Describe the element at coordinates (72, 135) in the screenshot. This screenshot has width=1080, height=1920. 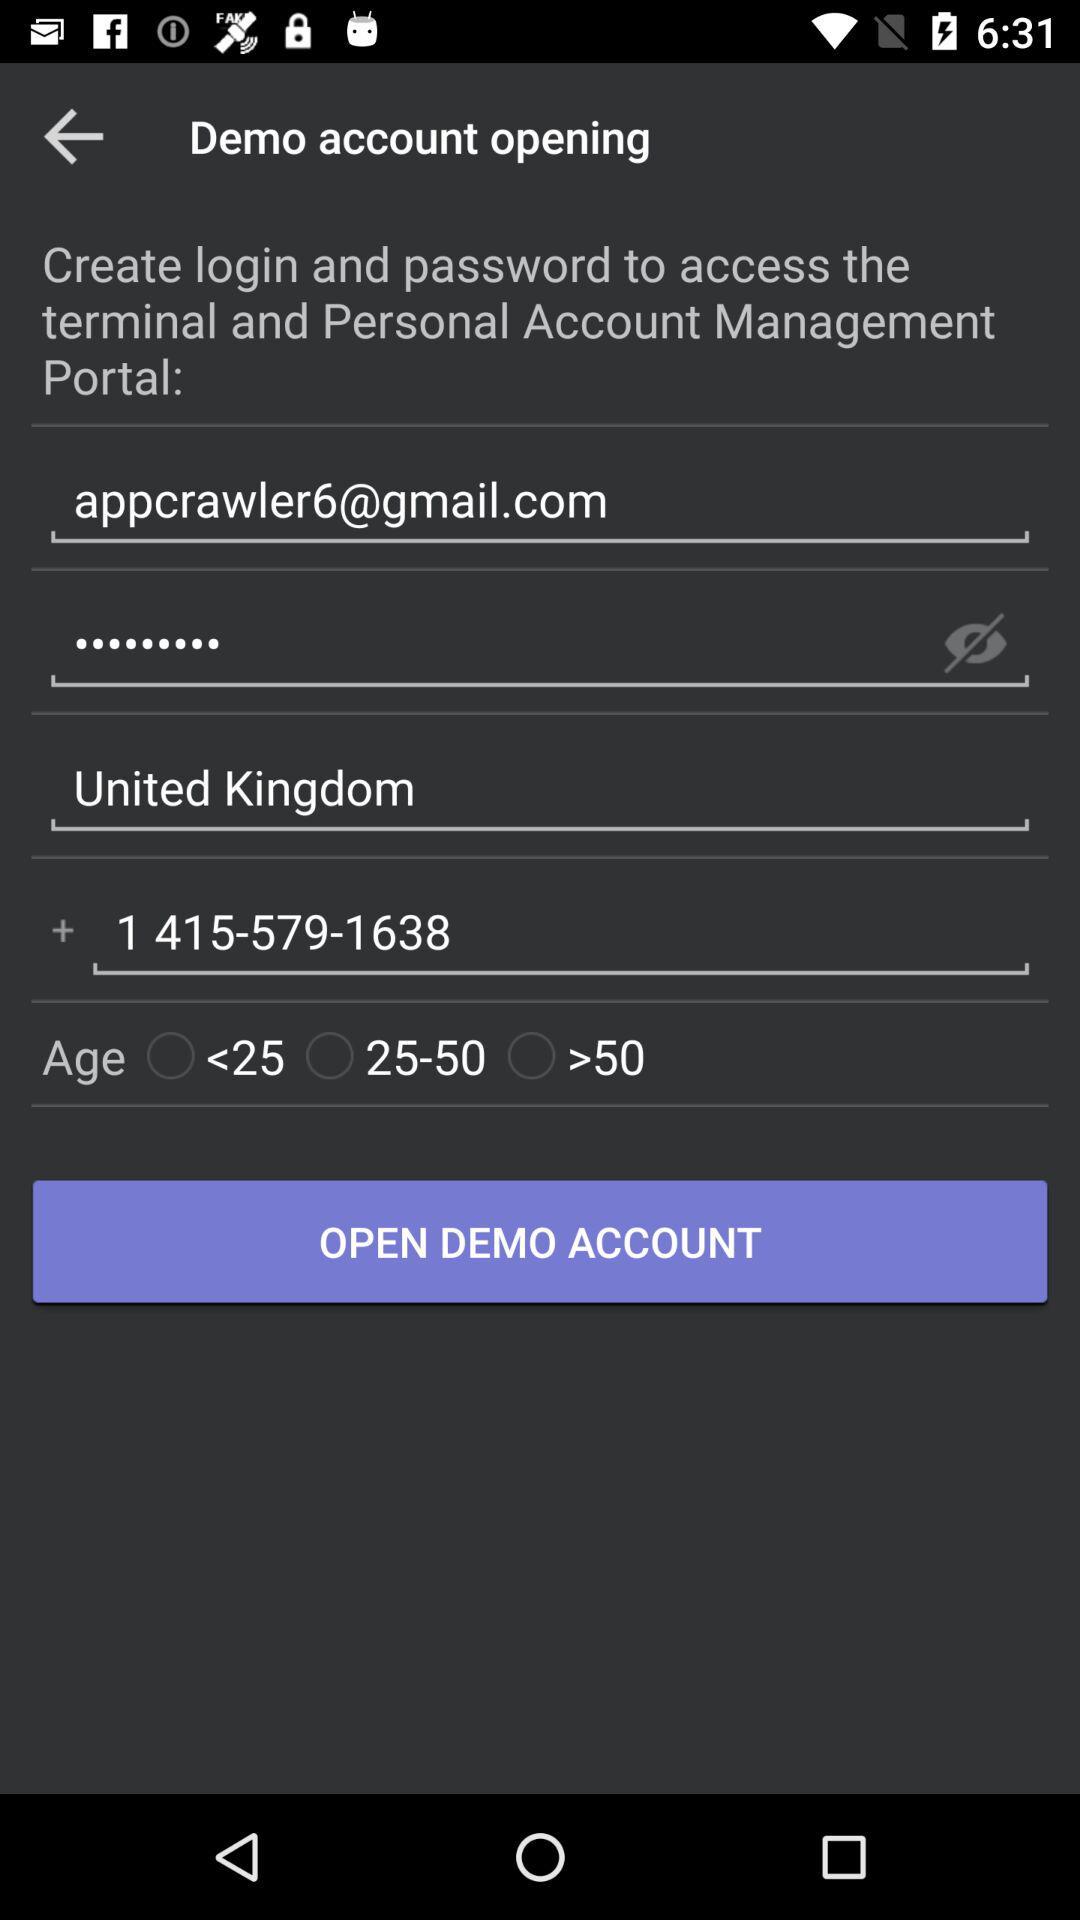
I see `go back` at that location.